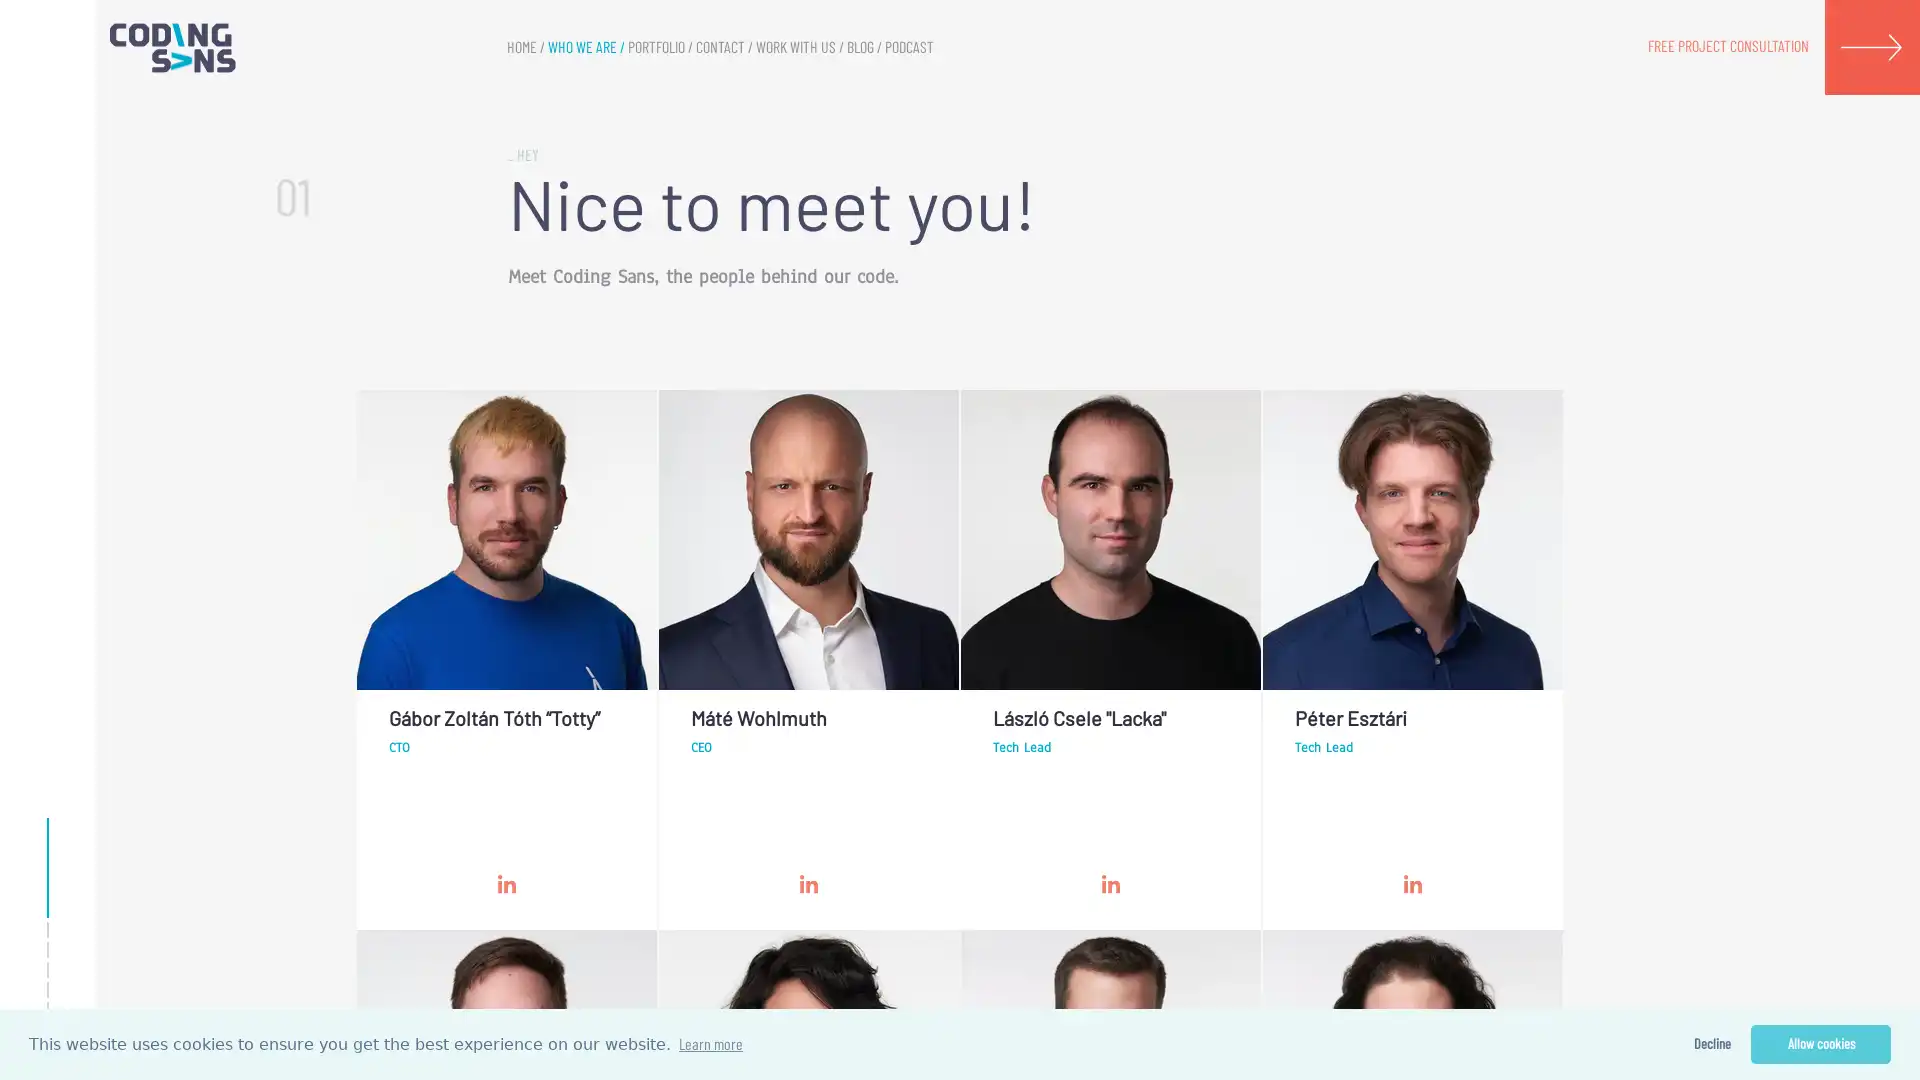  What do you see at coordinates (1820, 1043) in the screenshot?
I see `allow cookies` at bounding box center [1820, 1043].